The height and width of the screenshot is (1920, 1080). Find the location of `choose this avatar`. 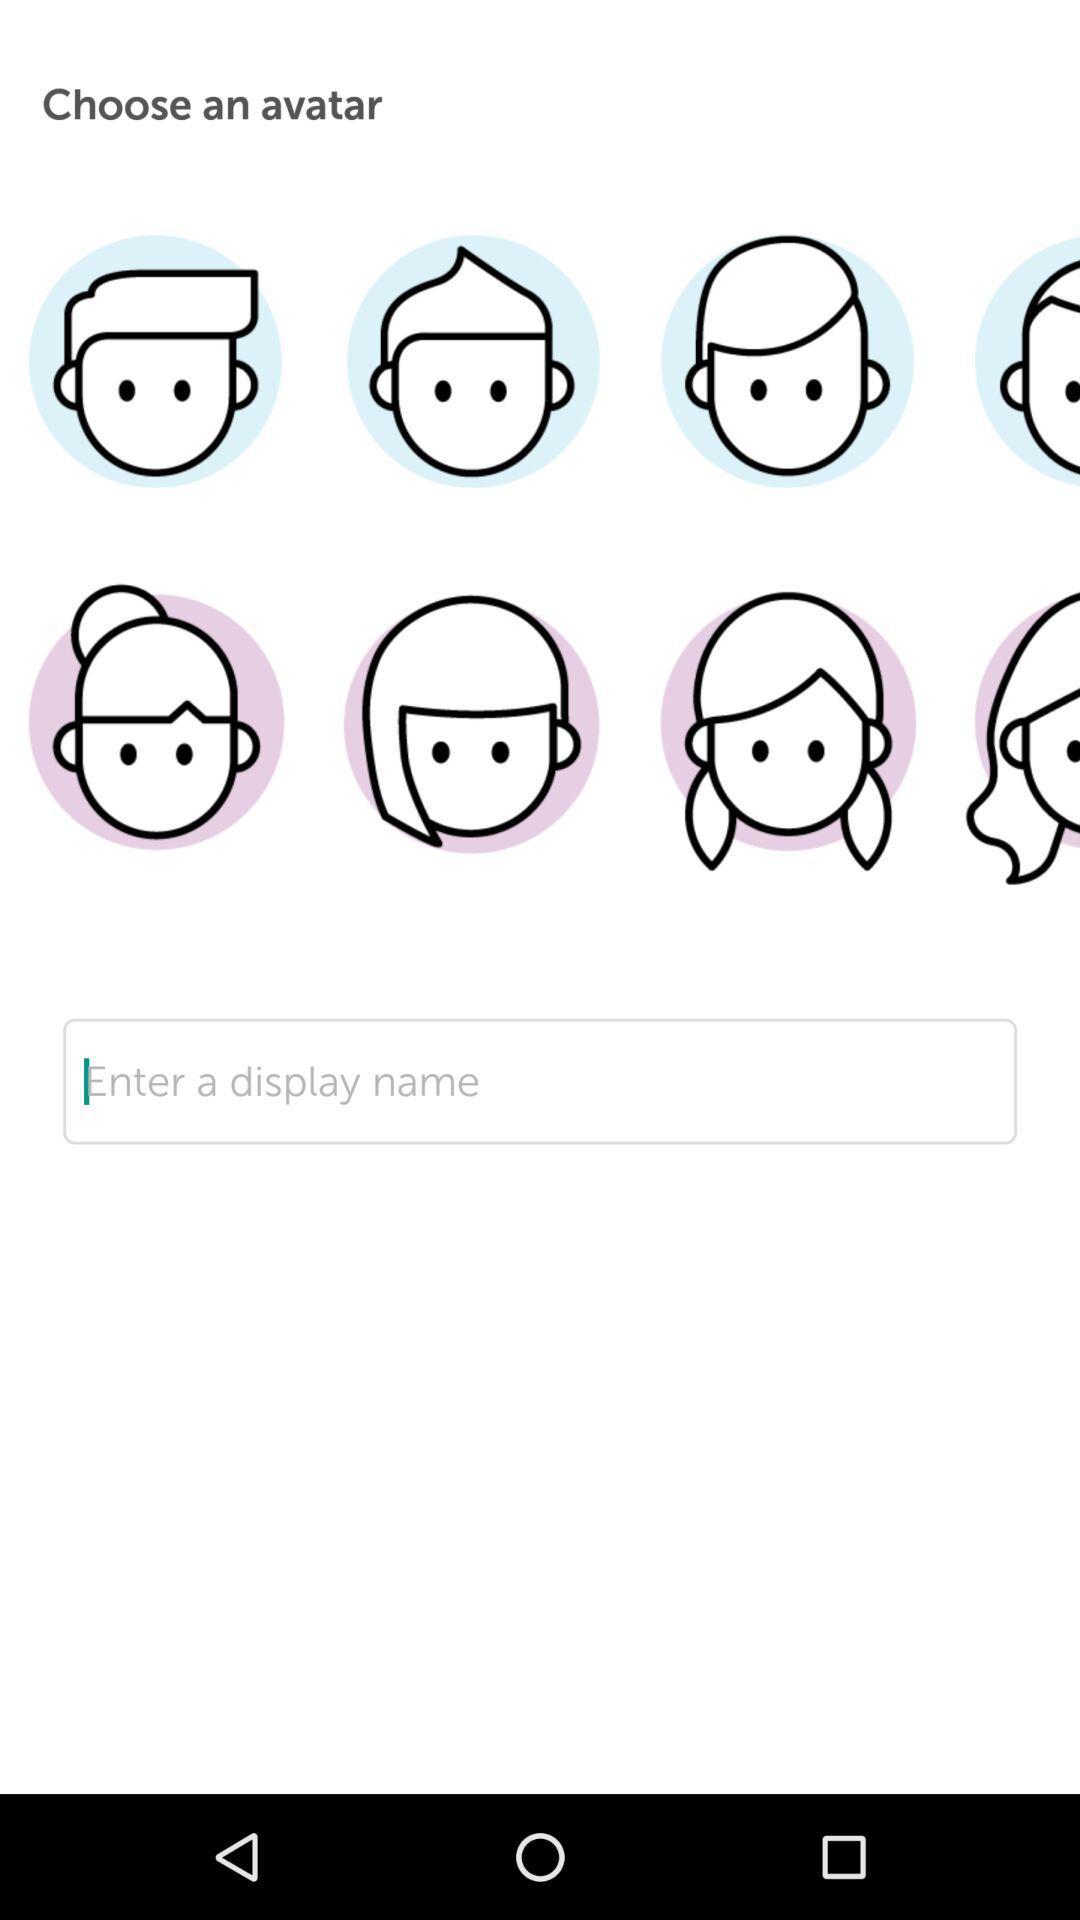

choose this avatar is located at coordinates (786, 752).